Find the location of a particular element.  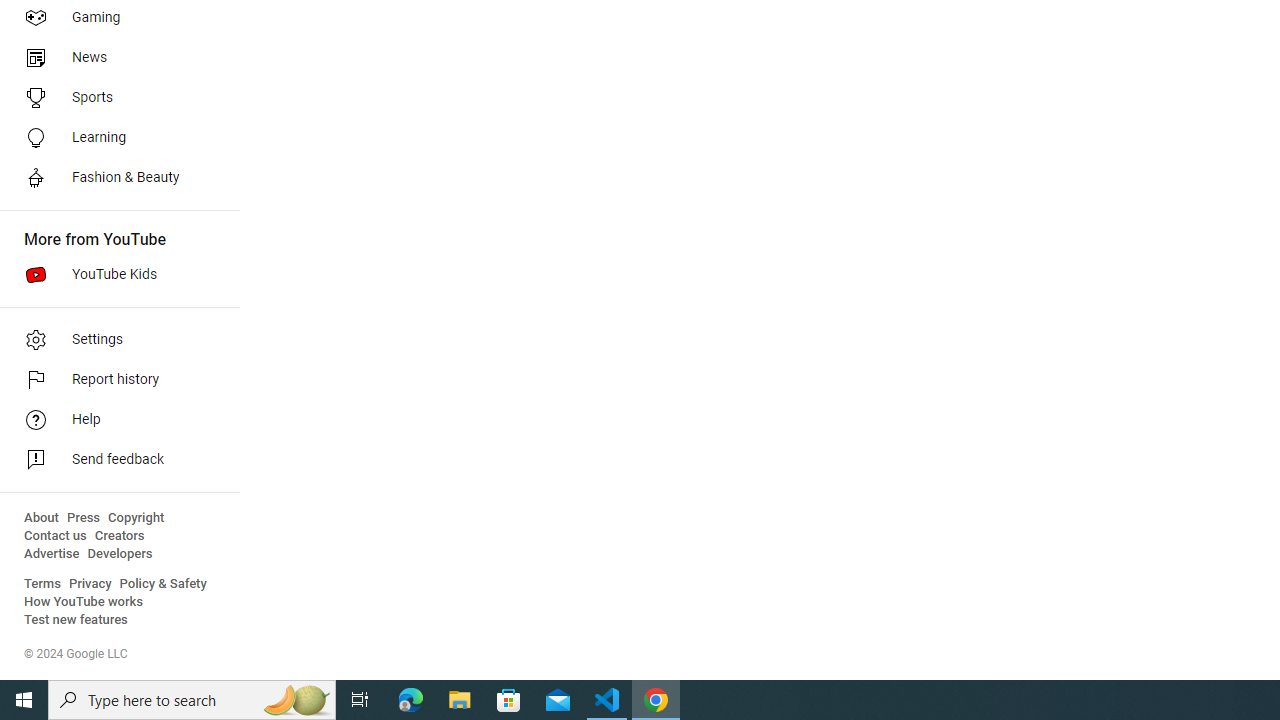

'Help' is located at coordinates (112, 419).